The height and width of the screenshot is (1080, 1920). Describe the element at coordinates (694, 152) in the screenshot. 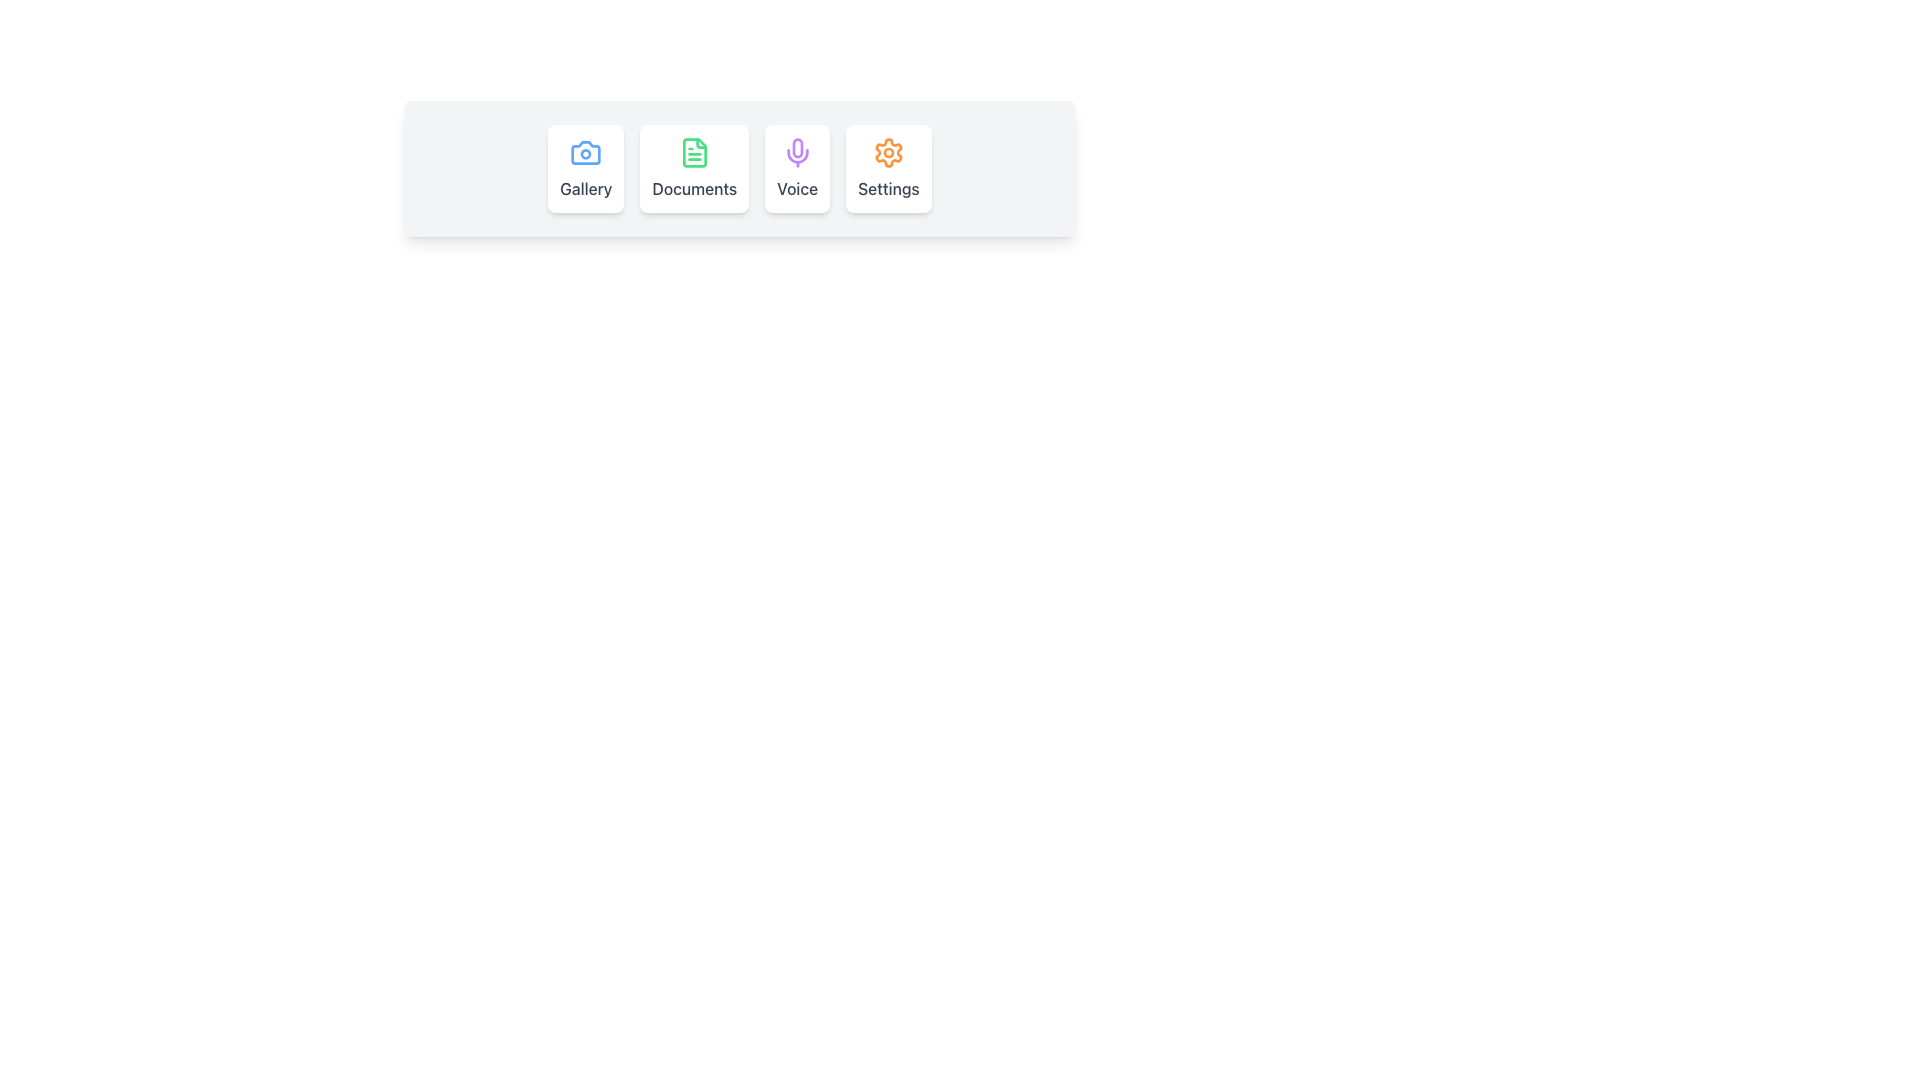

I see `the state of the vibrant green document icon, which is the topmost component in the 'Documents' option, located above the text labeled 'Documents'` at that location.